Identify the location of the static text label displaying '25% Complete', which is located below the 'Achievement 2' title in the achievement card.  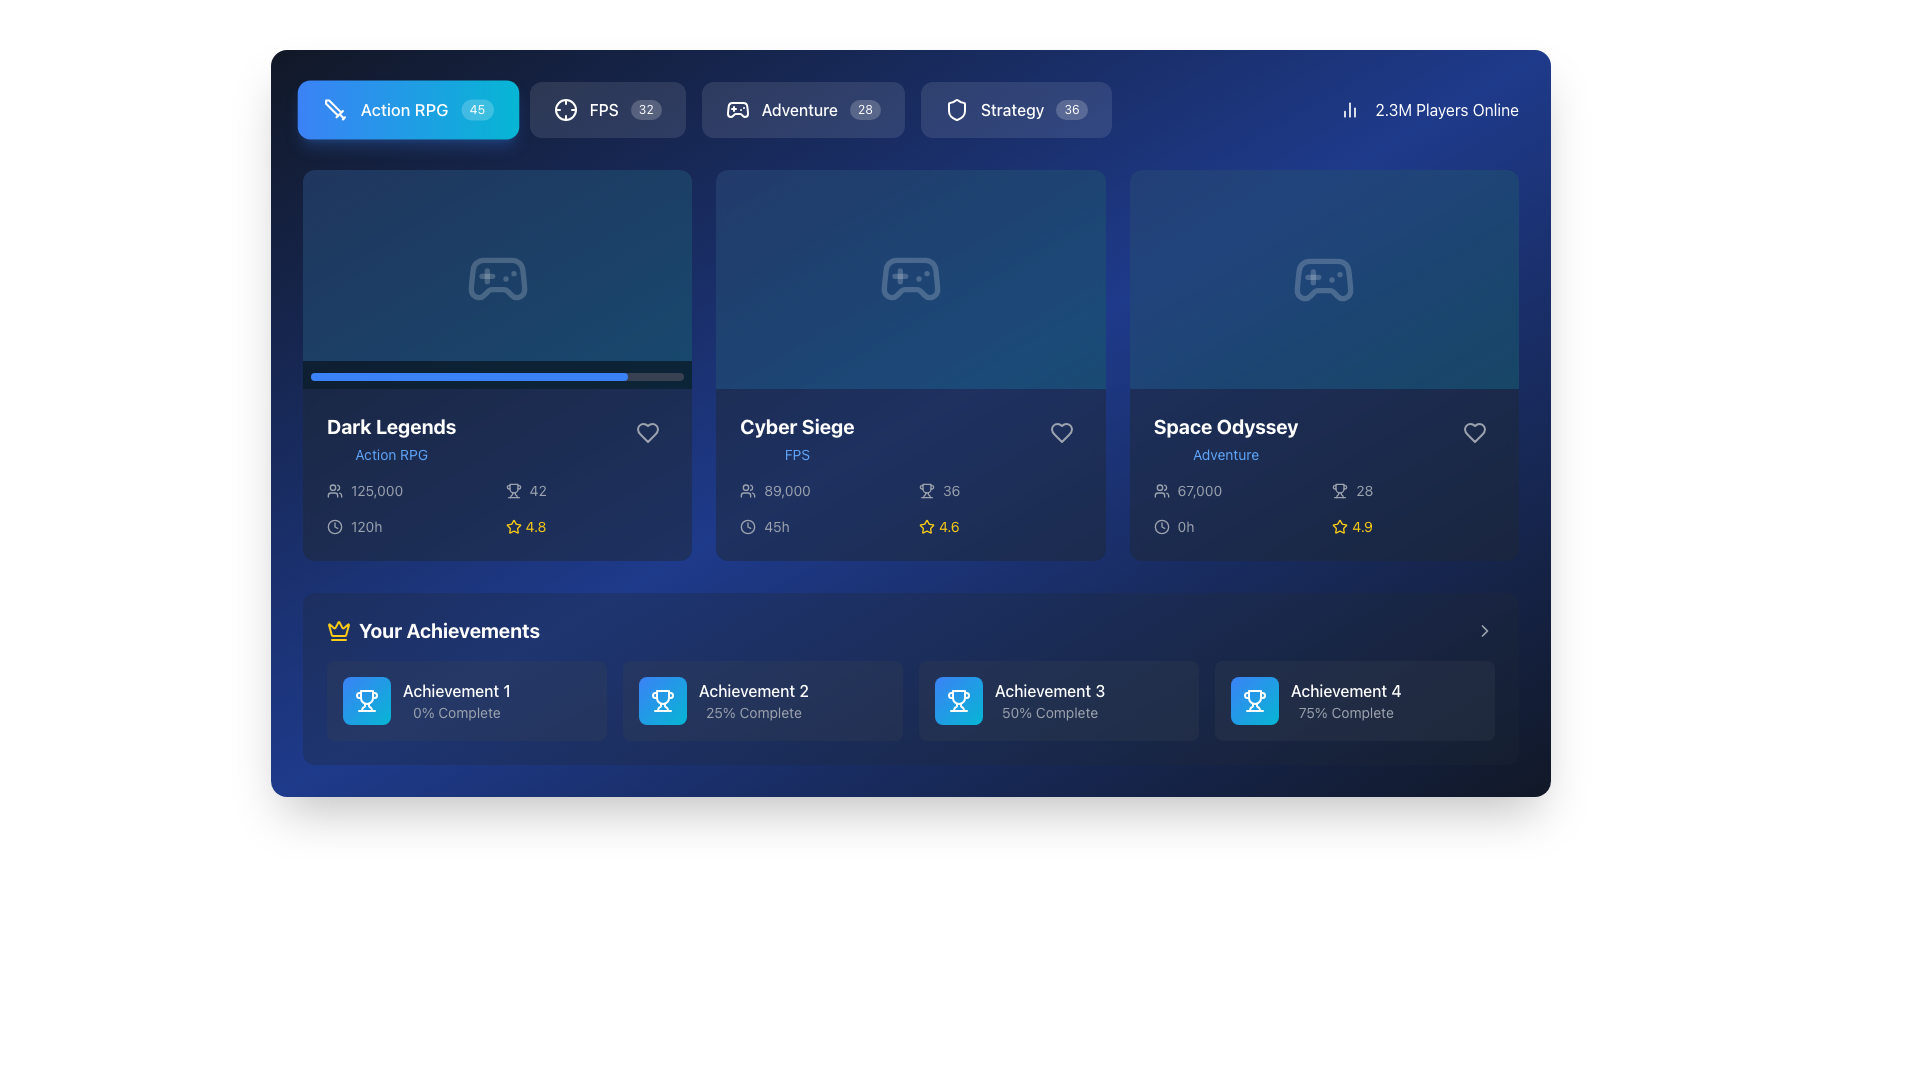
(752, 712).